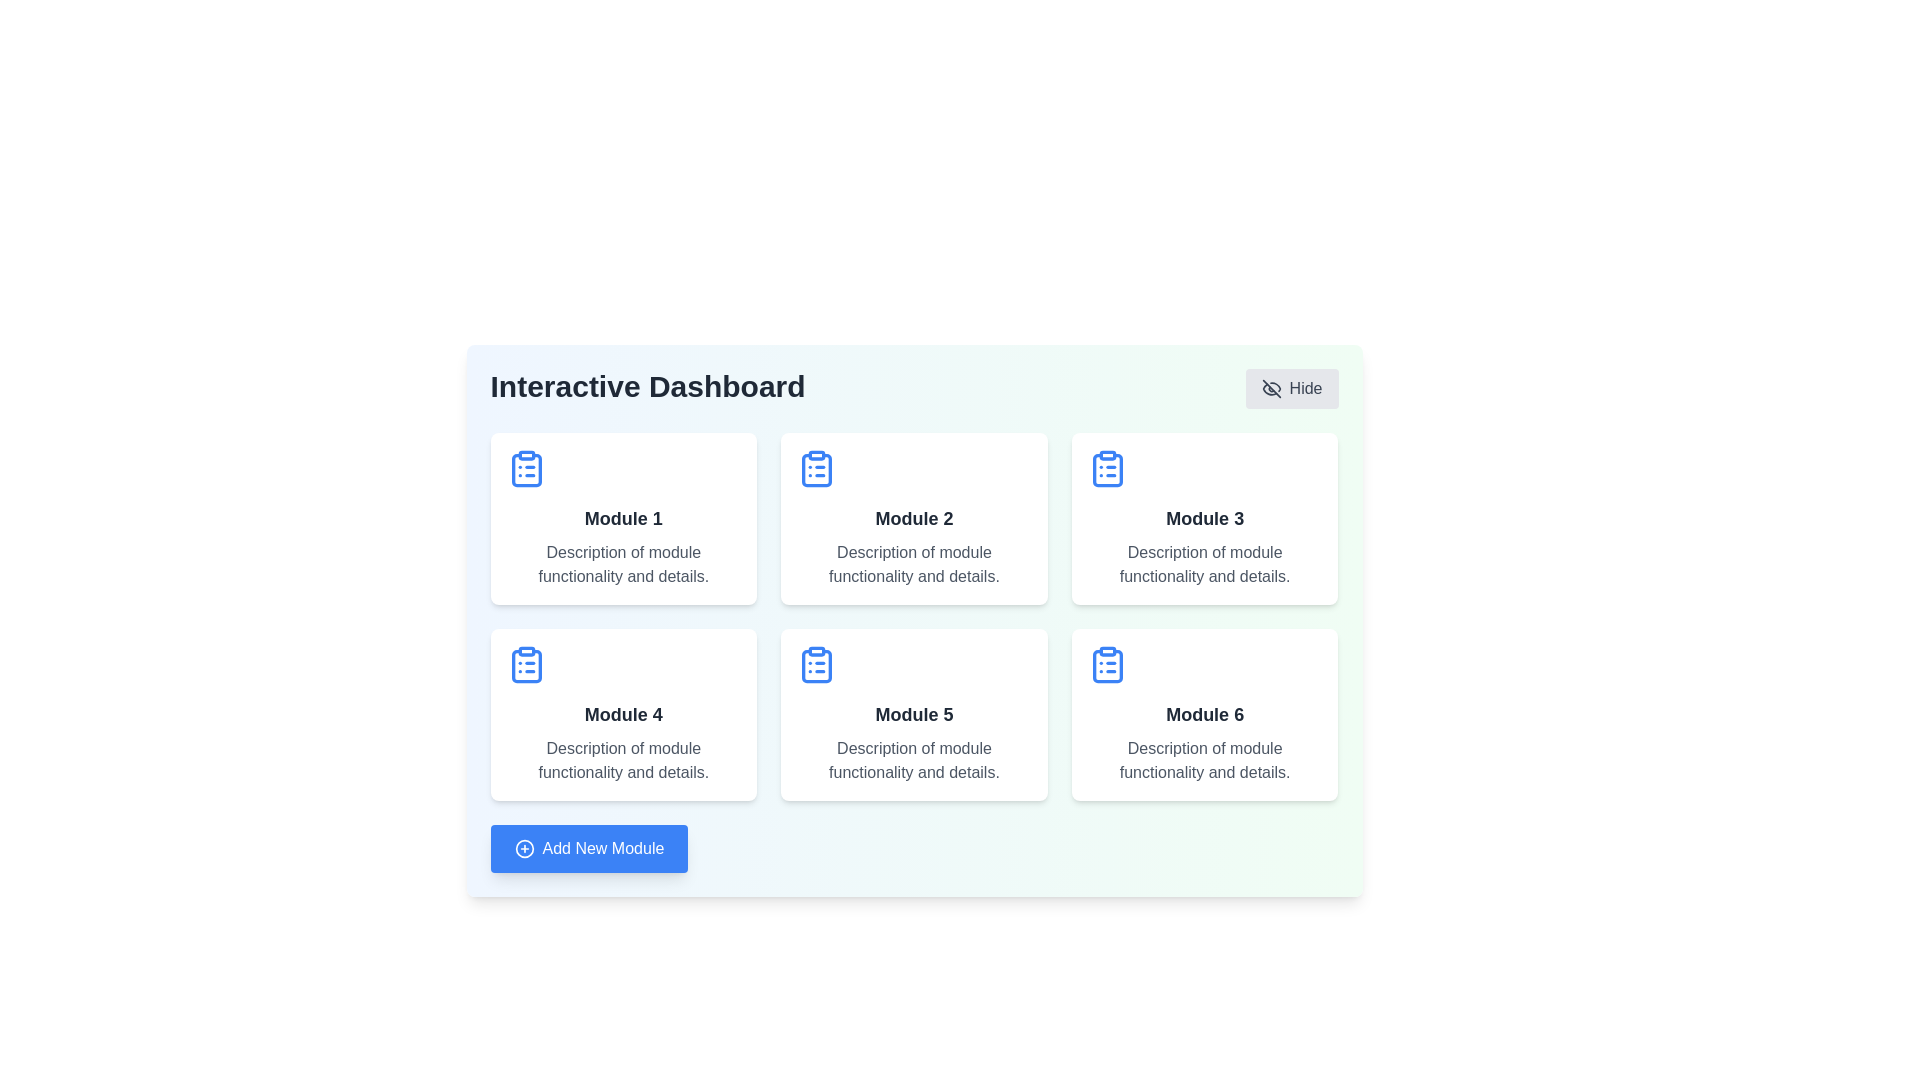 Image resolution: width=1920 pixels, height=1080 pixels. Describe the element at coordinates (1106, 666) in the screenshot. I see `the blue clipboard icon located in the bottom-right module of the sixth card in the grid layout` at that location.